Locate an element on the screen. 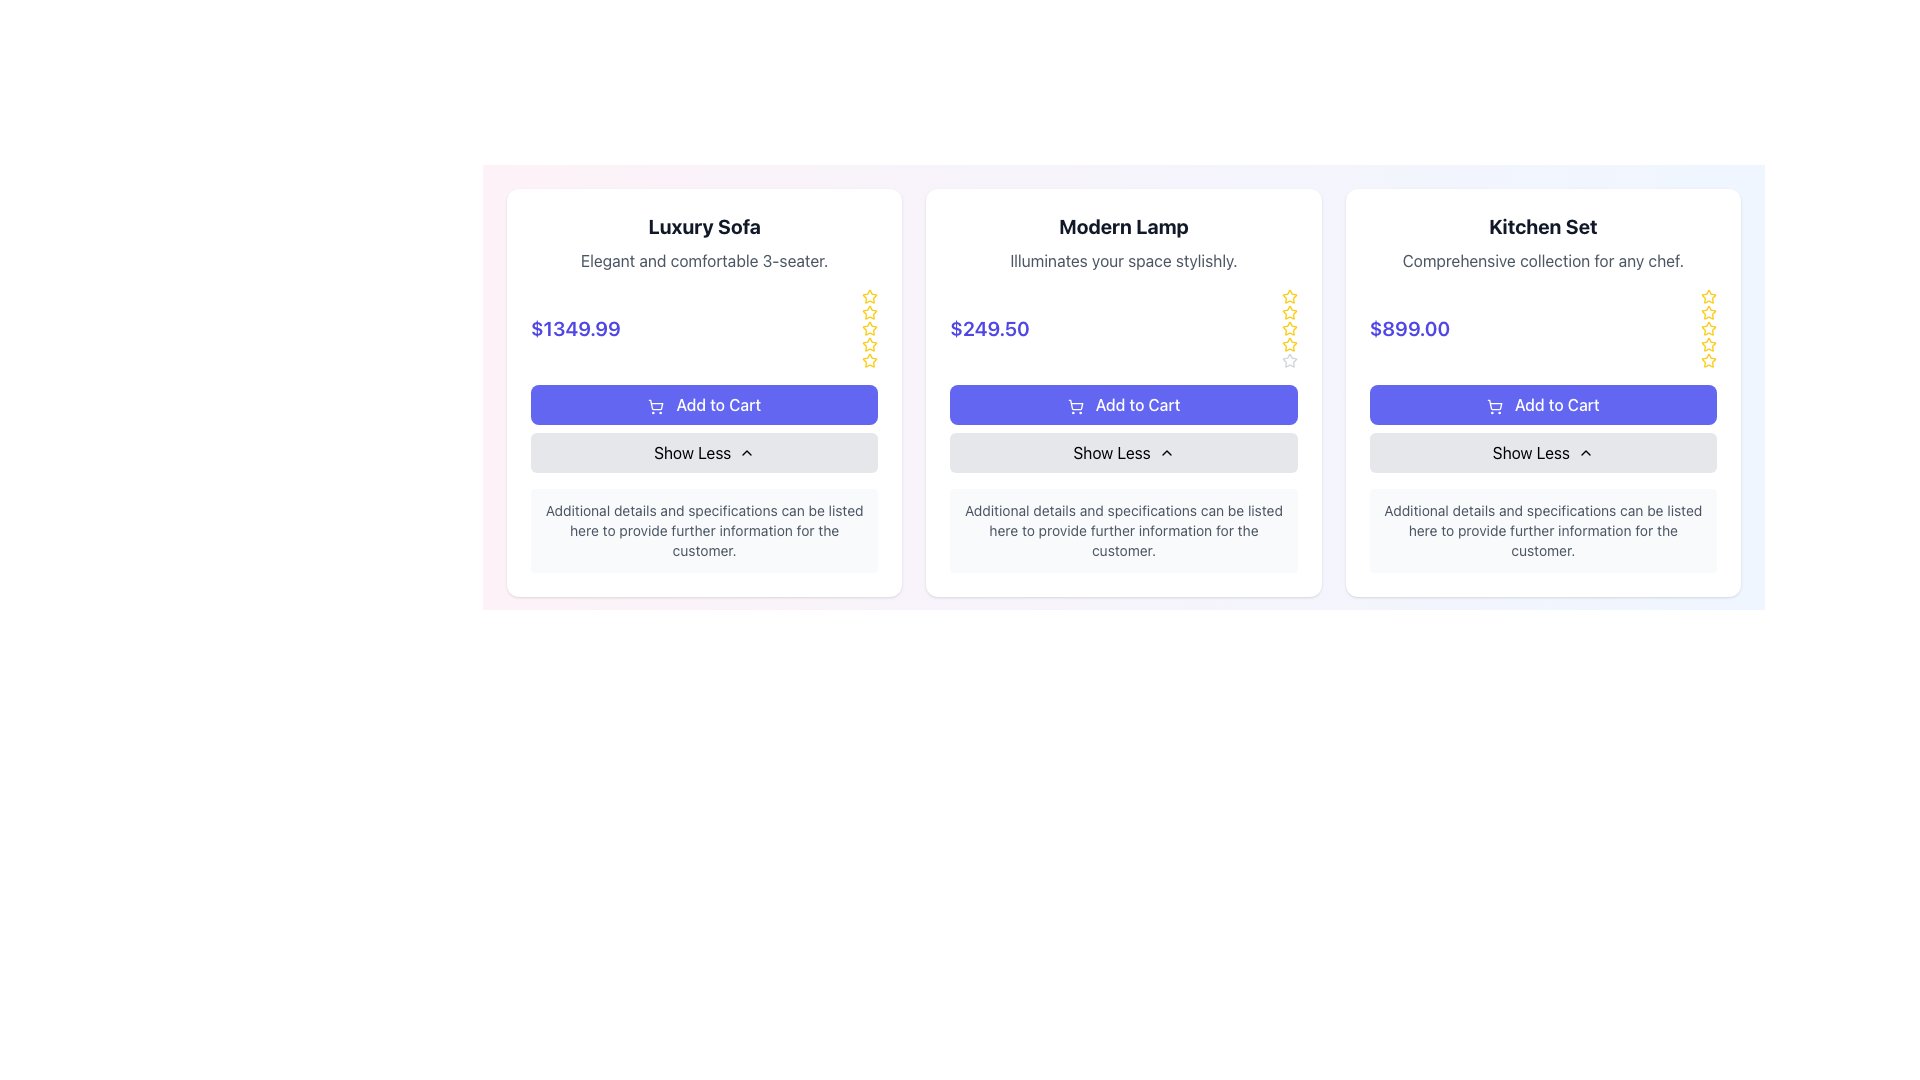 The image size is (1920, 1080). the fifth star-shaped icon, which is yellow with a hollow center, located in the top right corner of the 'Kitchen Set' card is located at coordinates (1707, 360).